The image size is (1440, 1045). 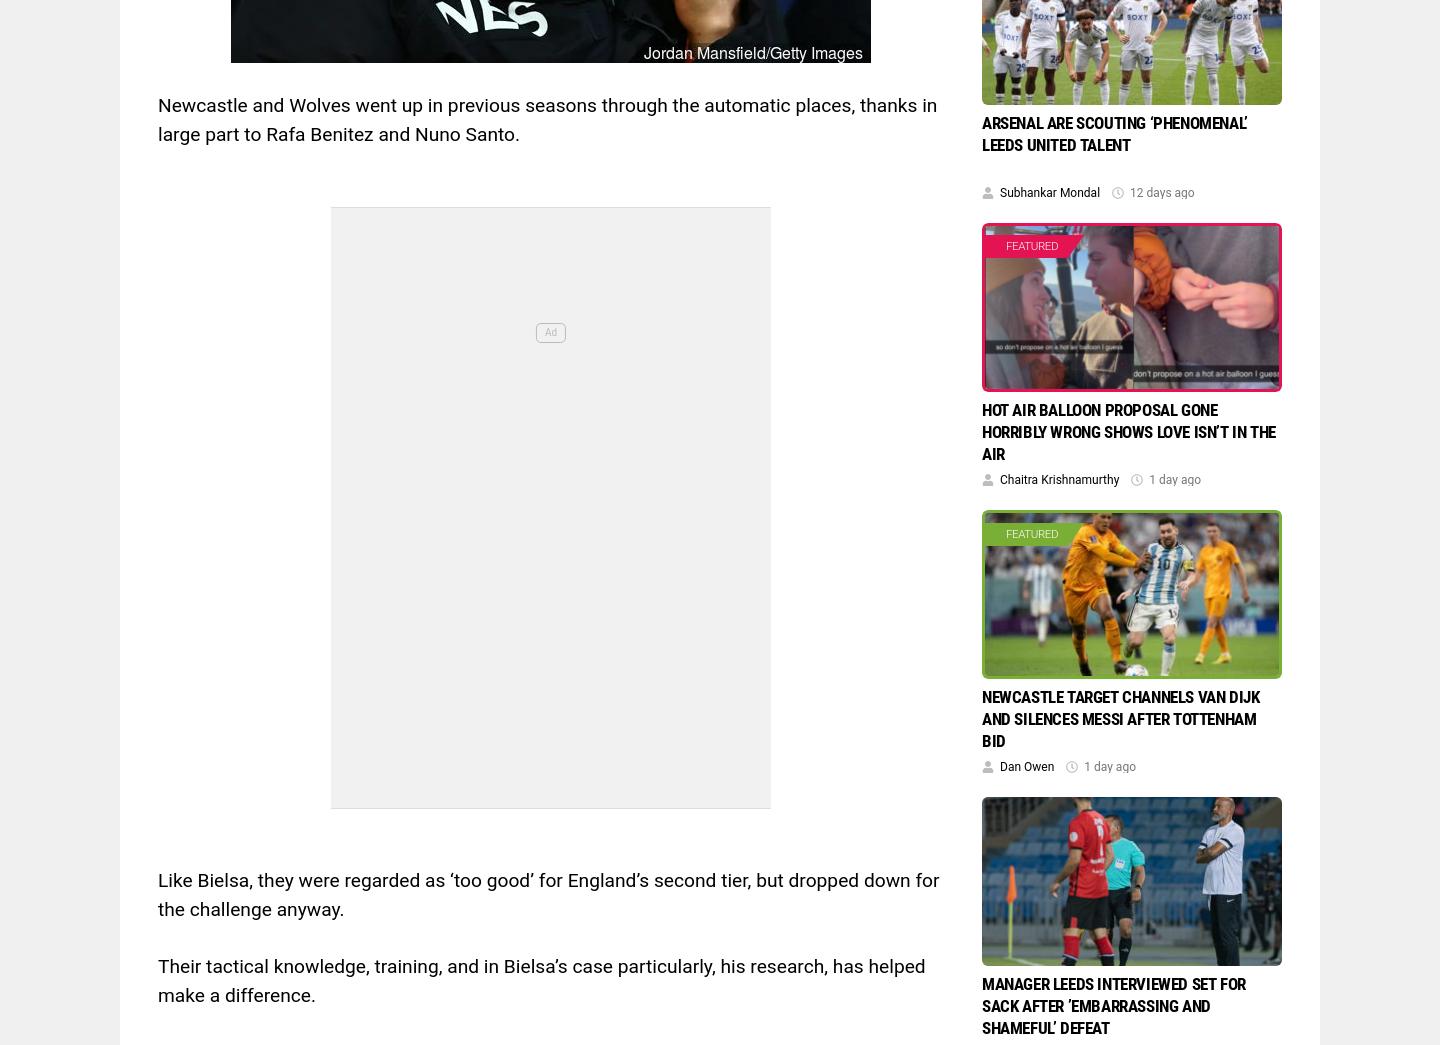 I want to click on '12 days ago', so click(x=1161, y=191).